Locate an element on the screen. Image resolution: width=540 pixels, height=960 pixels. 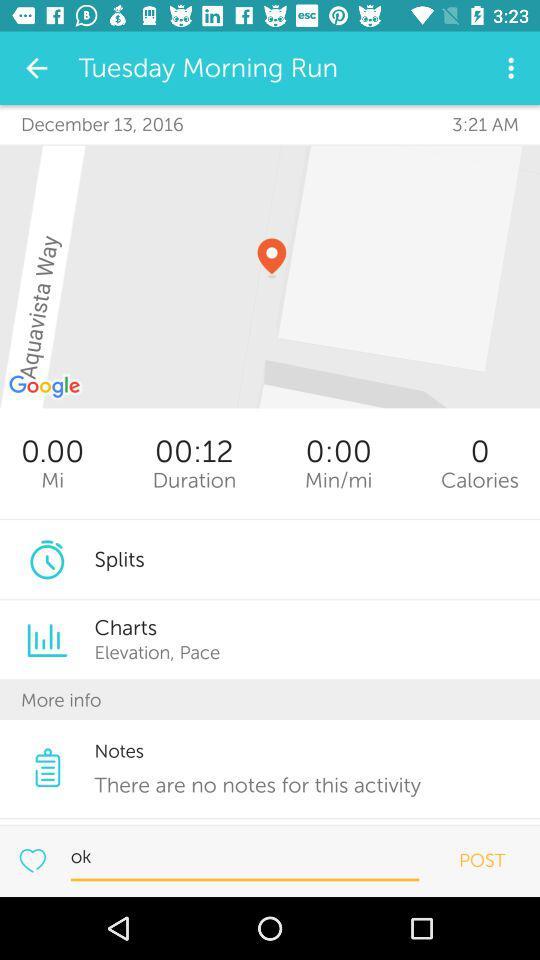
the run is located at coordinates (31, 859).